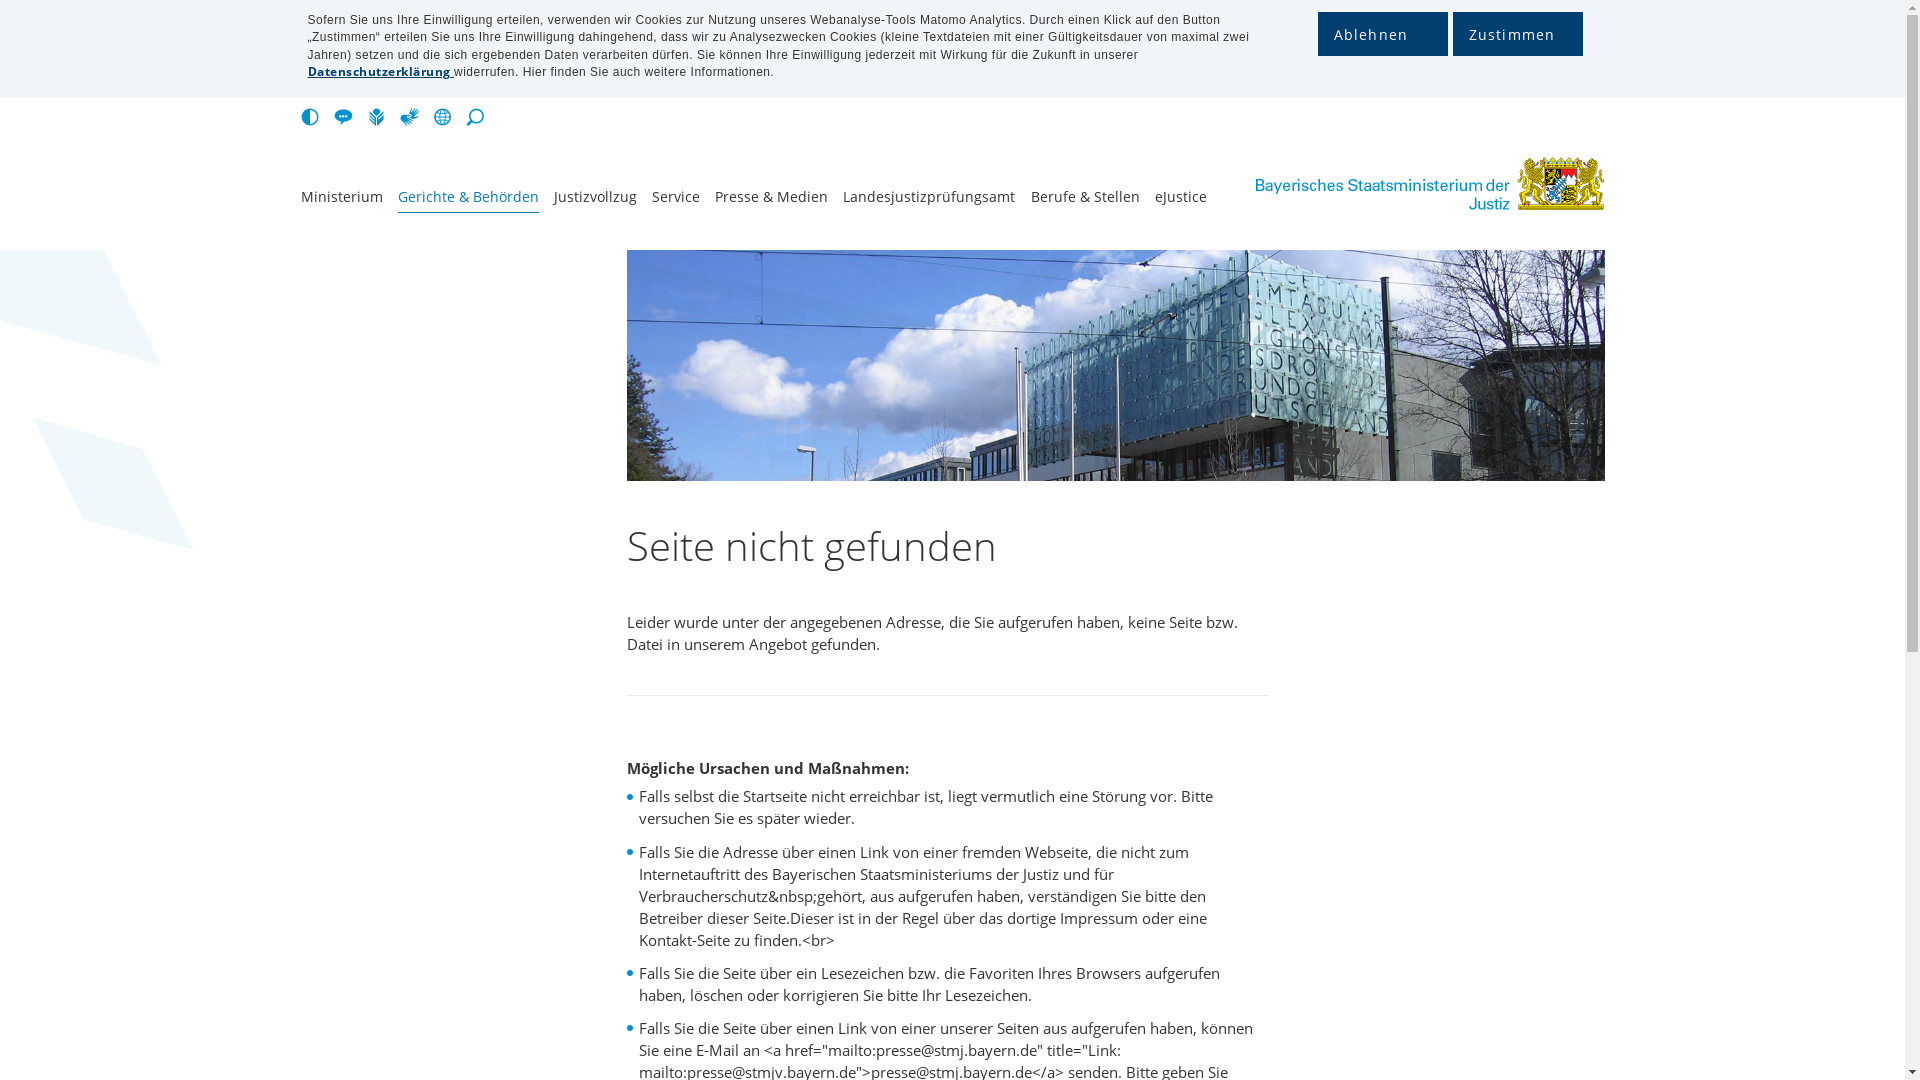  Describe the element at coordinates (445, 116) in the screenshot. I see `'Sprachen'` at that location.